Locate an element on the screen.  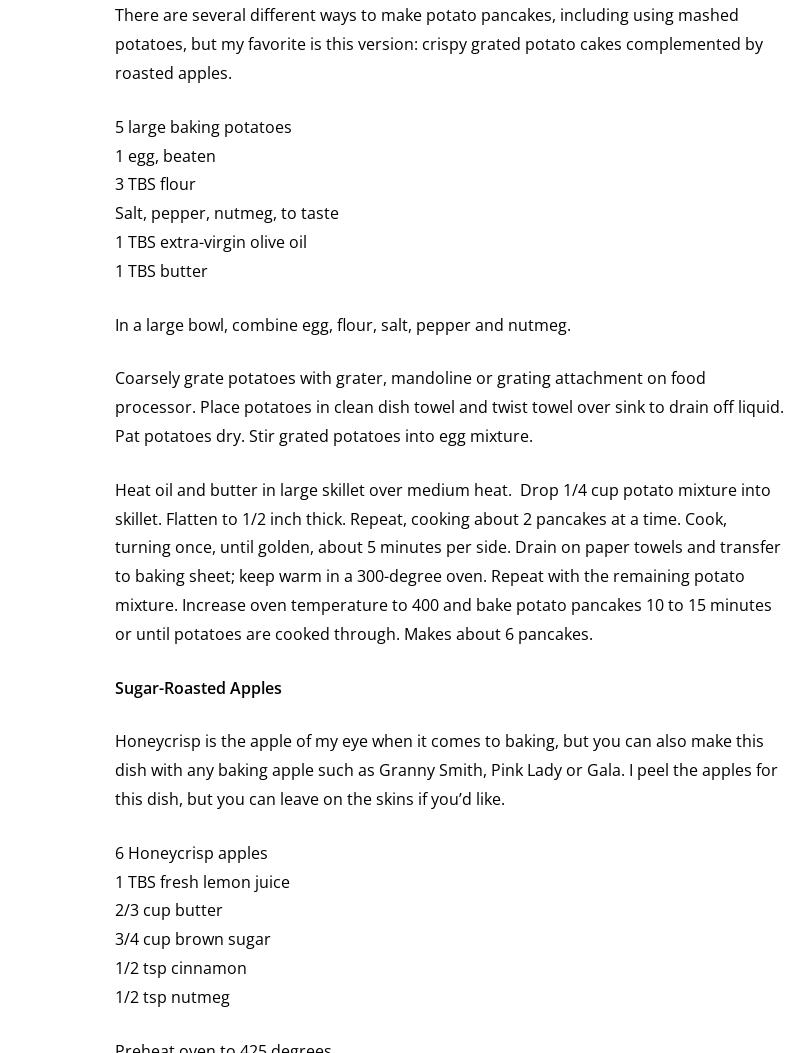
'3 TBS flour' is located at coordinates (155, 182).